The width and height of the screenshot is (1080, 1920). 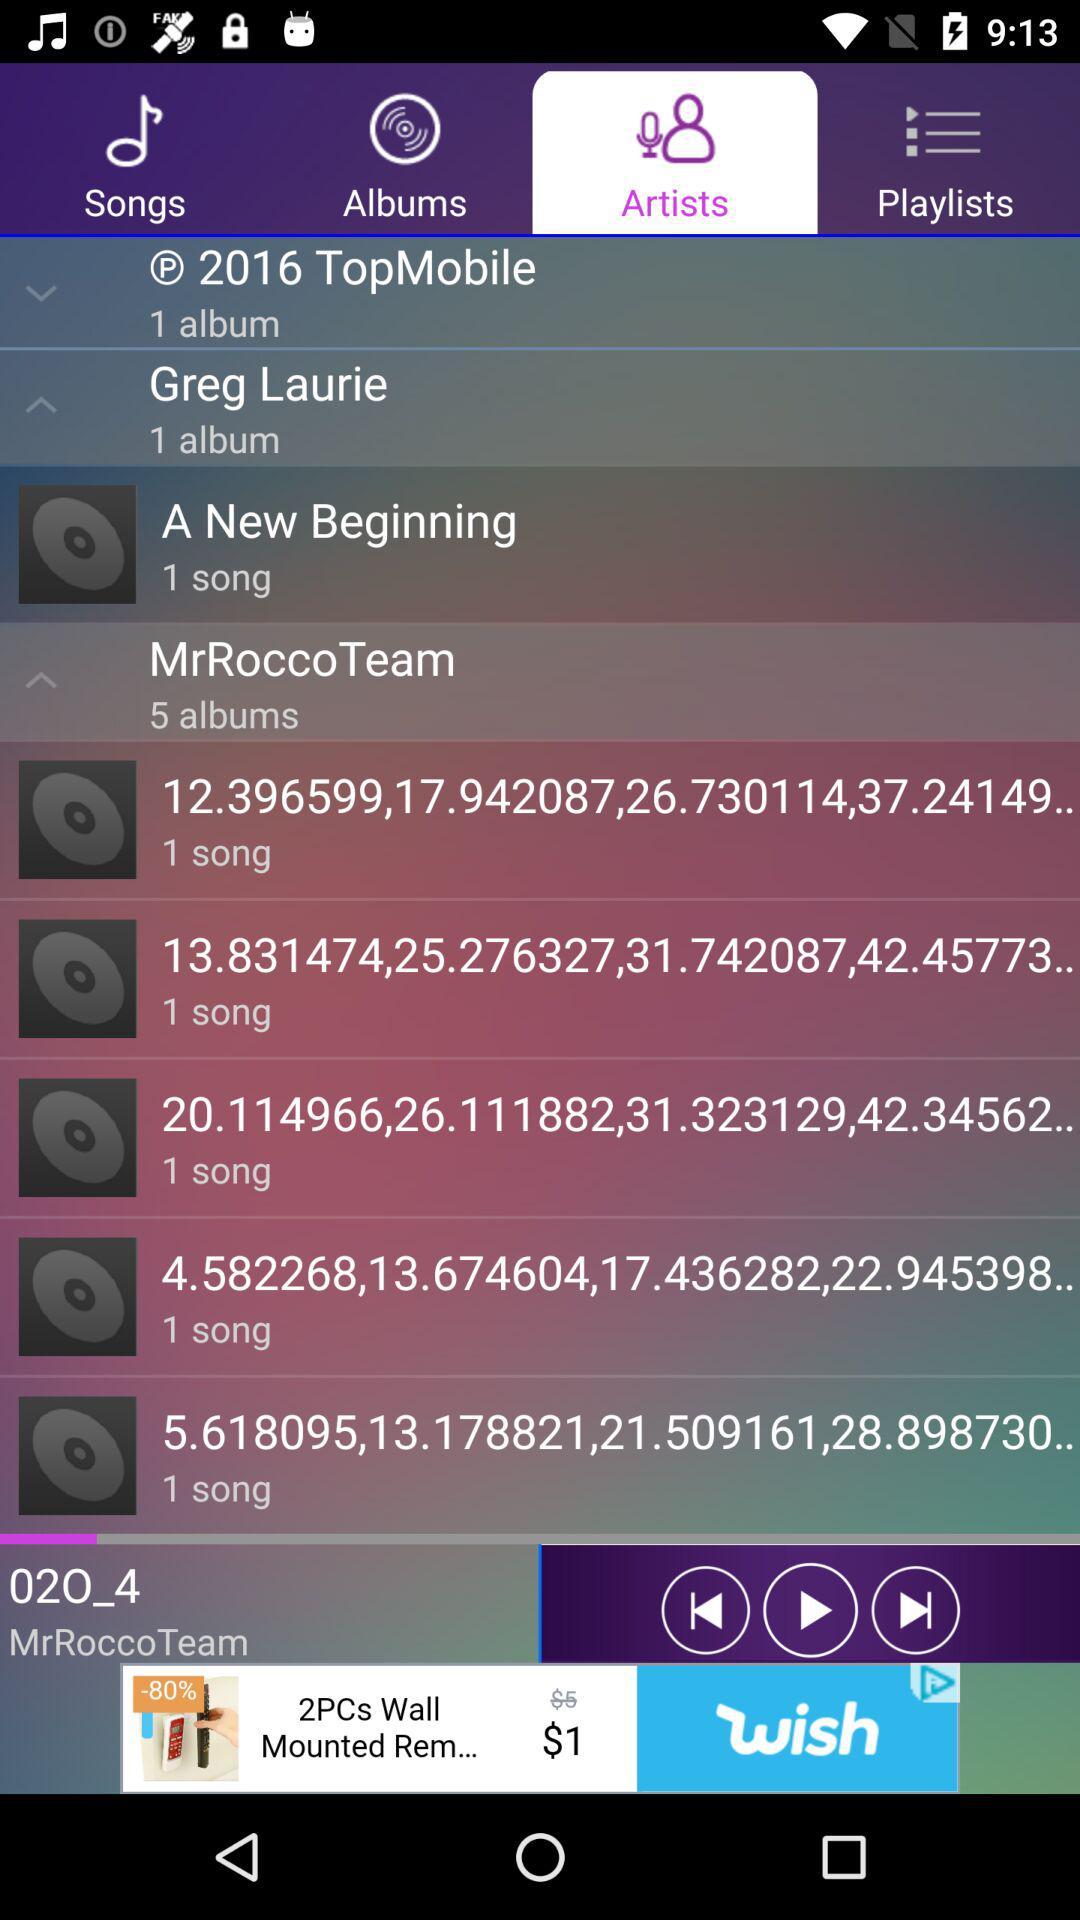 What do you see at coordinates (704, 1610) in the screenshot?
I see `the skip_previous icon` at bounding box center [704, 1610].